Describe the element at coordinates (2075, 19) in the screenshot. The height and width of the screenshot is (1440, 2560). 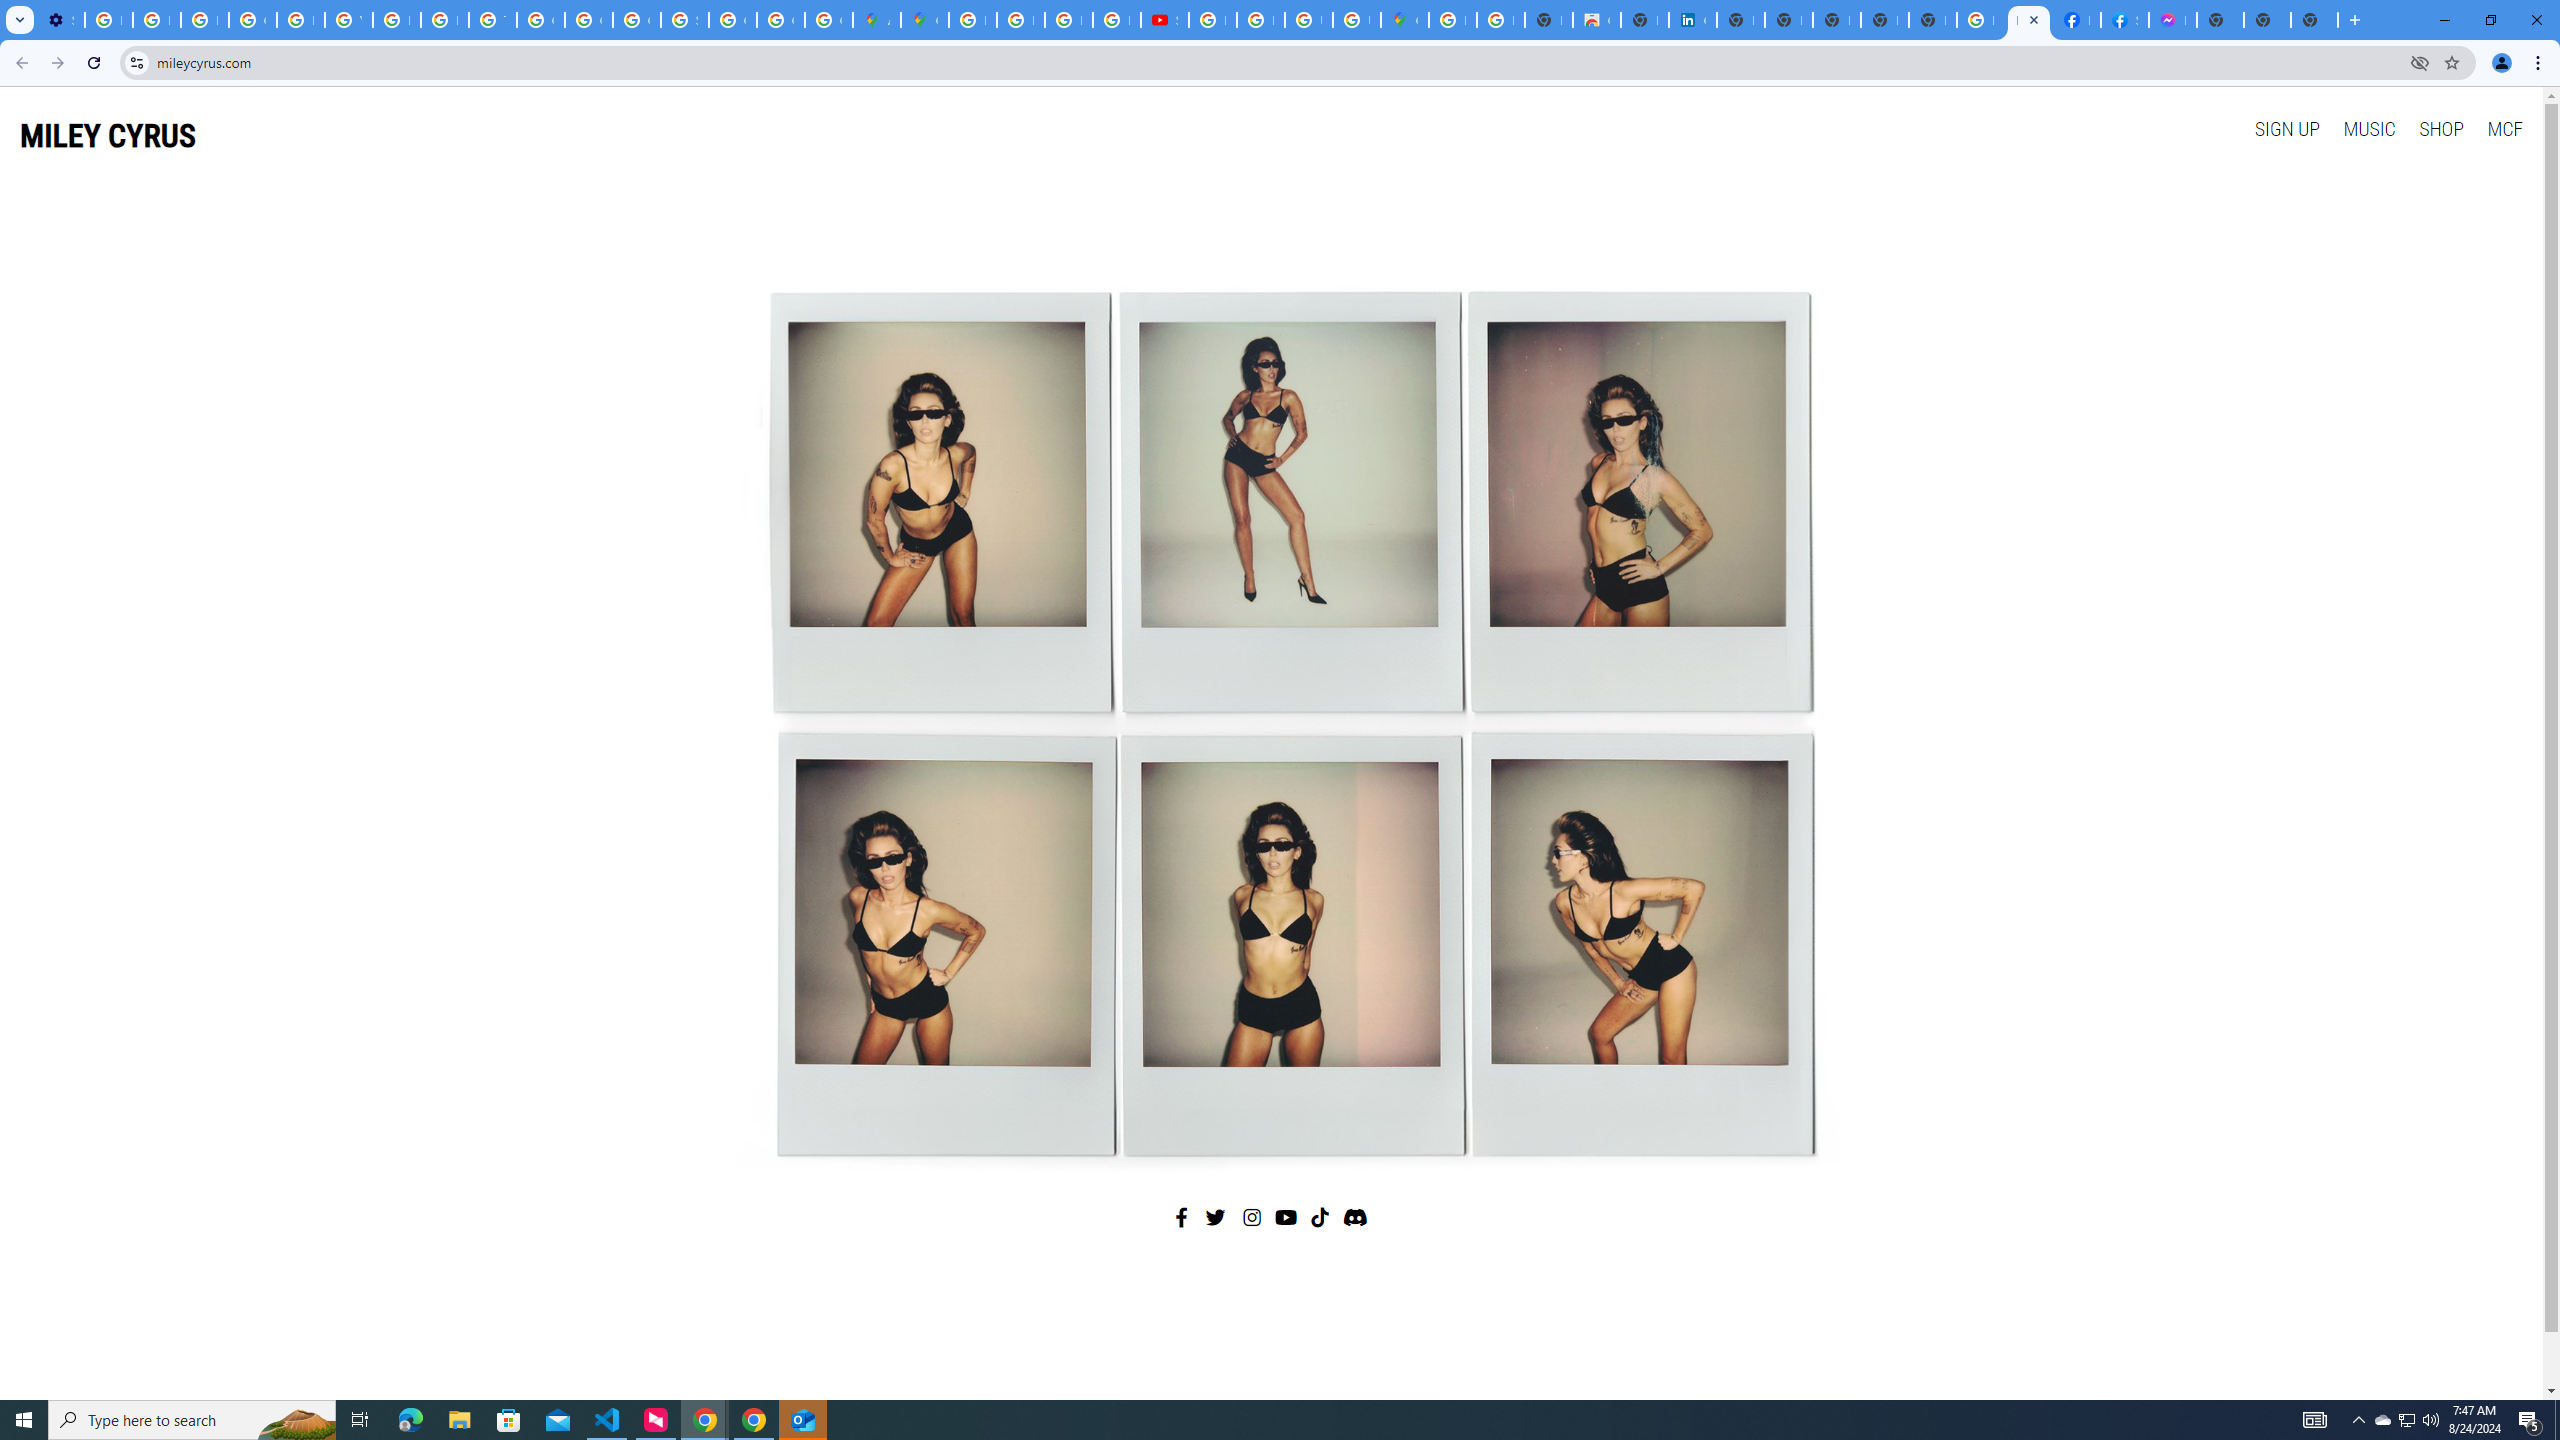
I see `'Miley Cyrus | Facebook'` at that location.